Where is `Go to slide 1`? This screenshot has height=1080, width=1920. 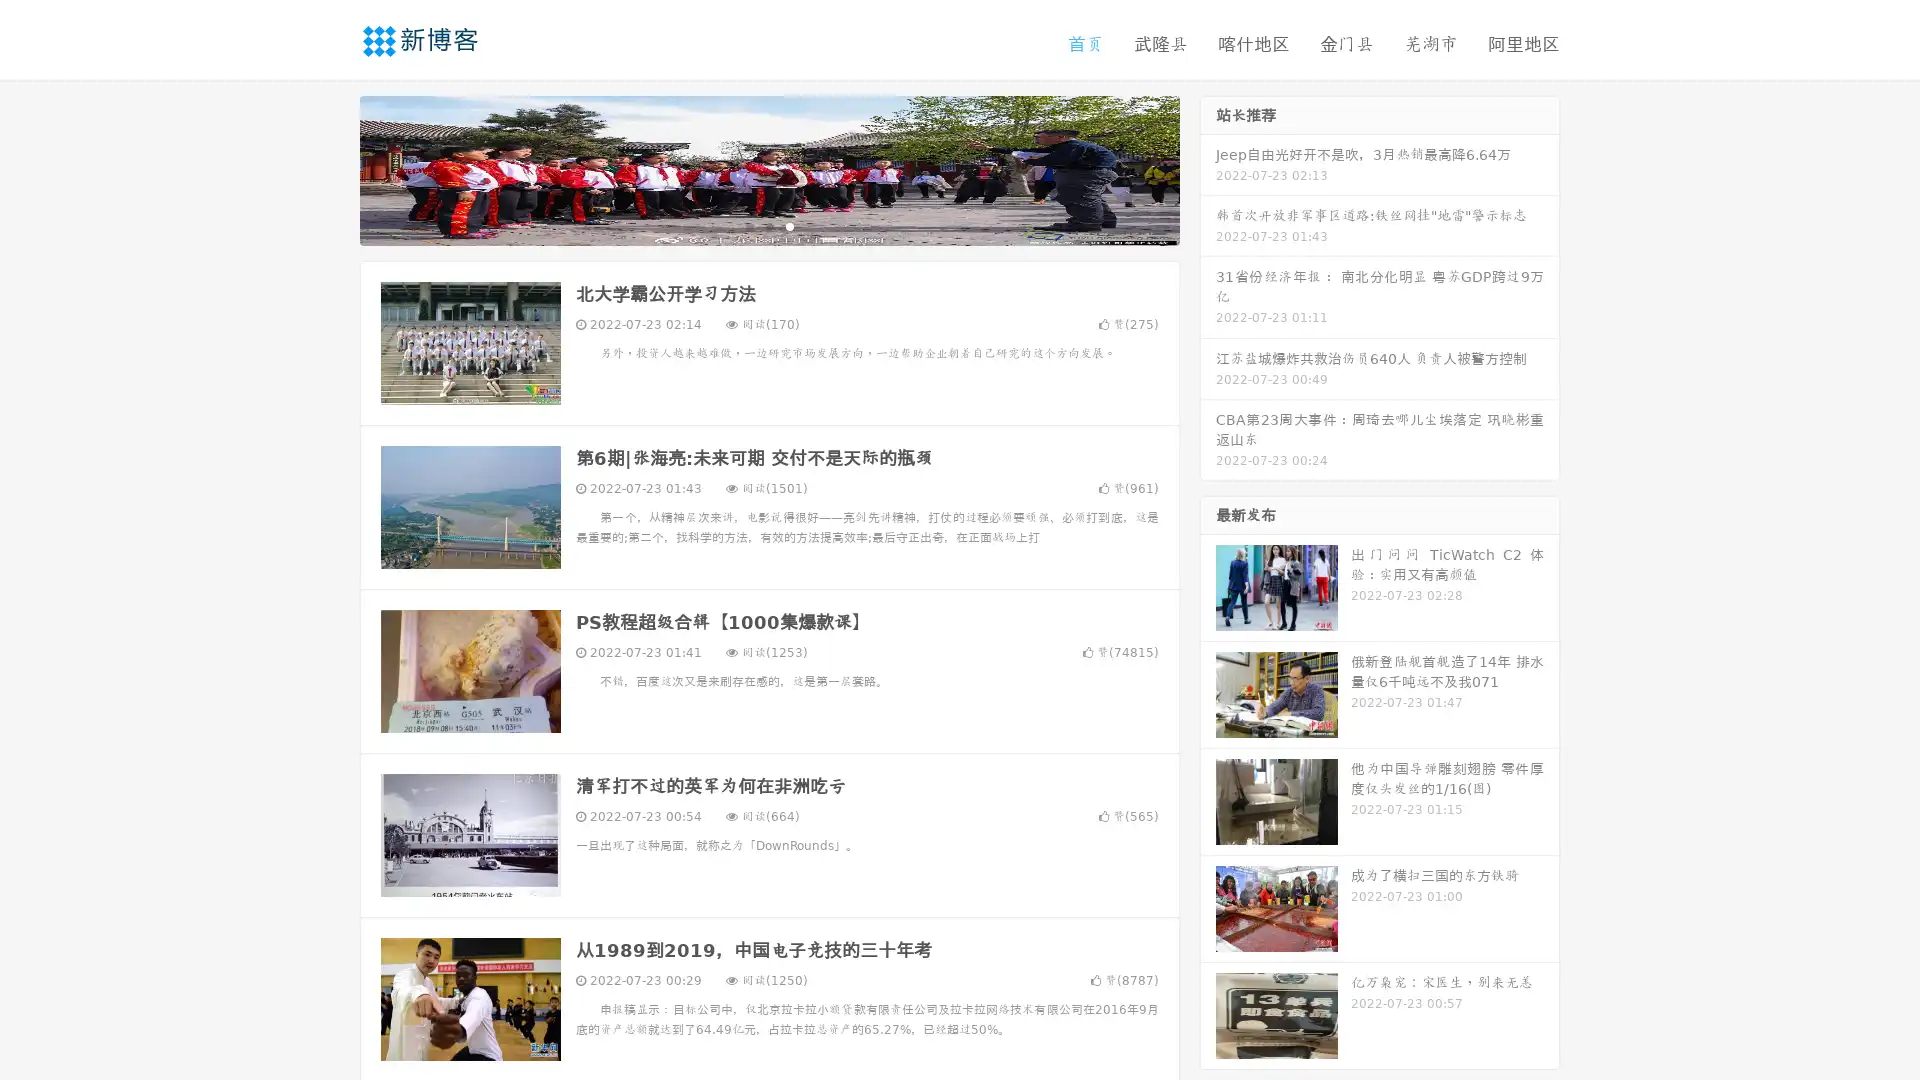
Go to slide 1 is located at coordinates (748, 225).